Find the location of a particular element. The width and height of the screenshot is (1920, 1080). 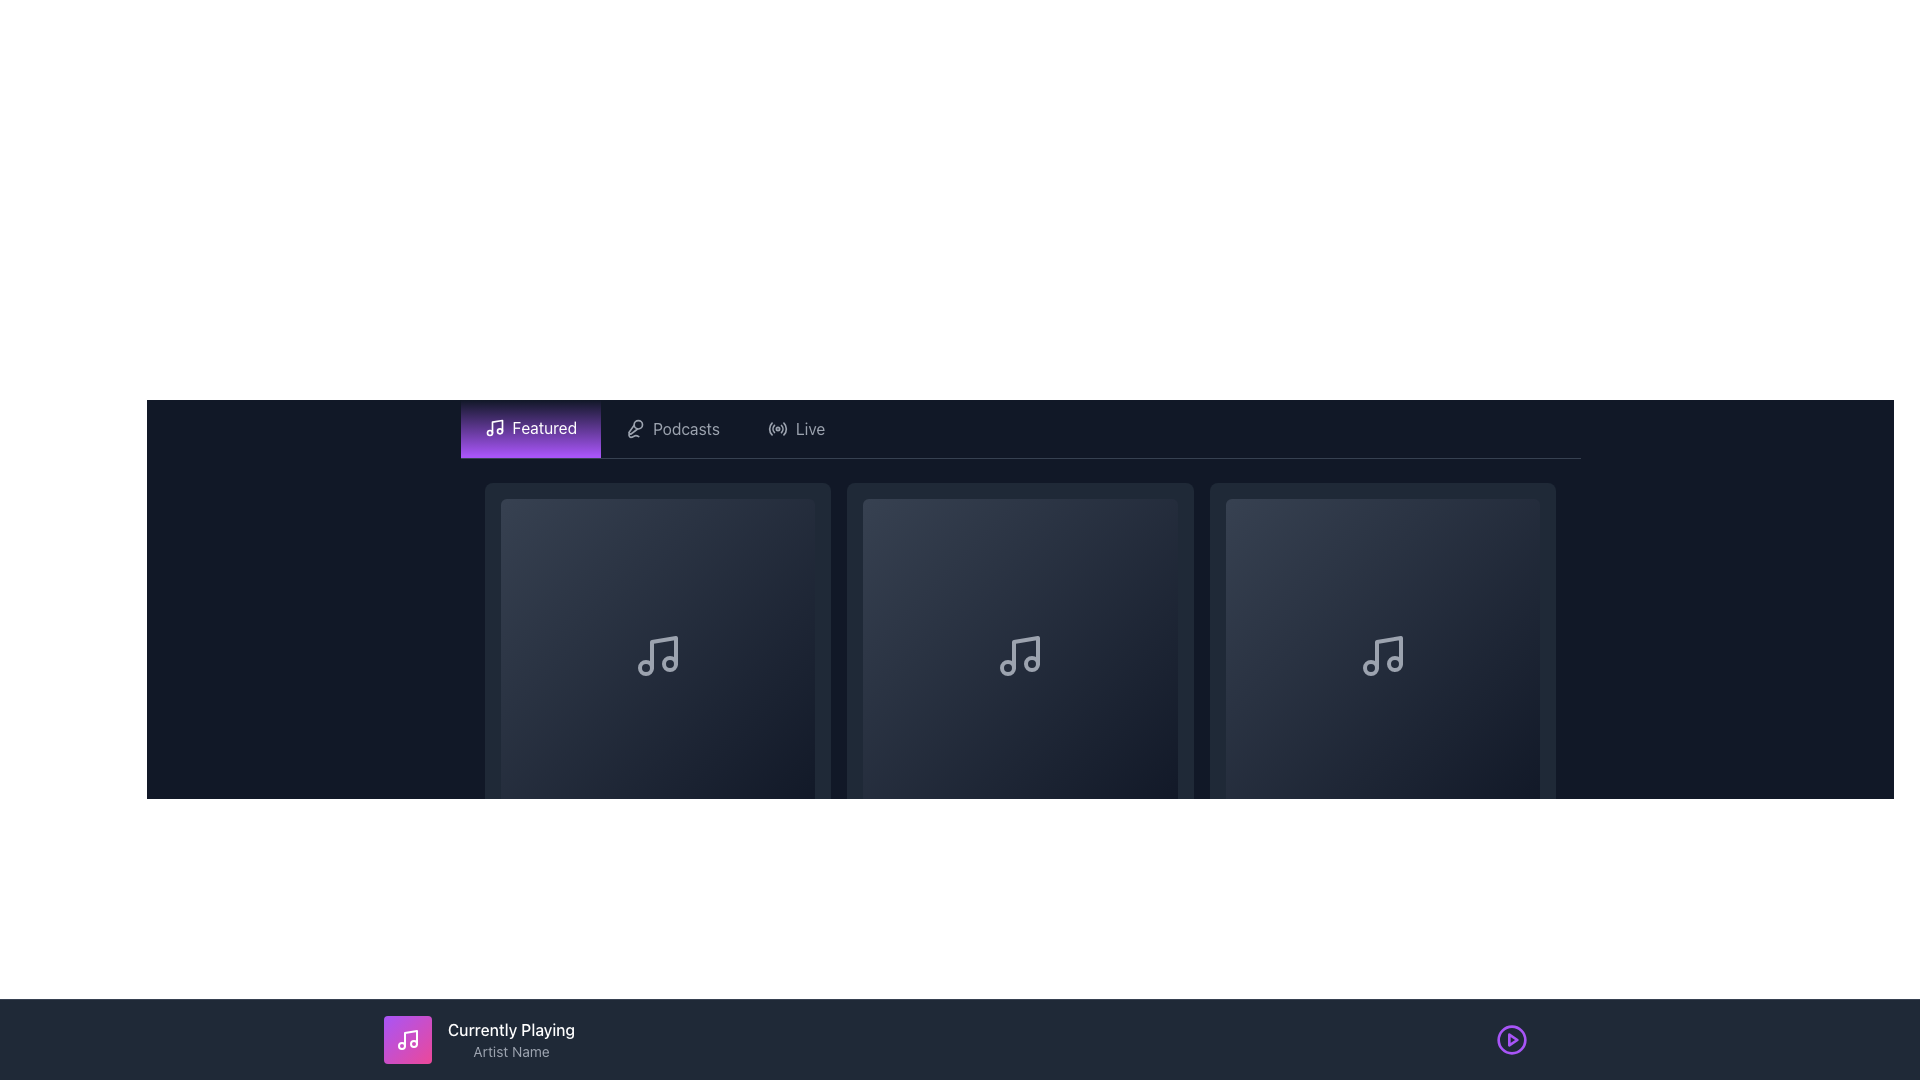

the microphone icon located to the left of the 'Podcasts' menu item in the top navigation bar, which features a minimalistic outline design in a grayish tone is located at coordinates (634, 427).